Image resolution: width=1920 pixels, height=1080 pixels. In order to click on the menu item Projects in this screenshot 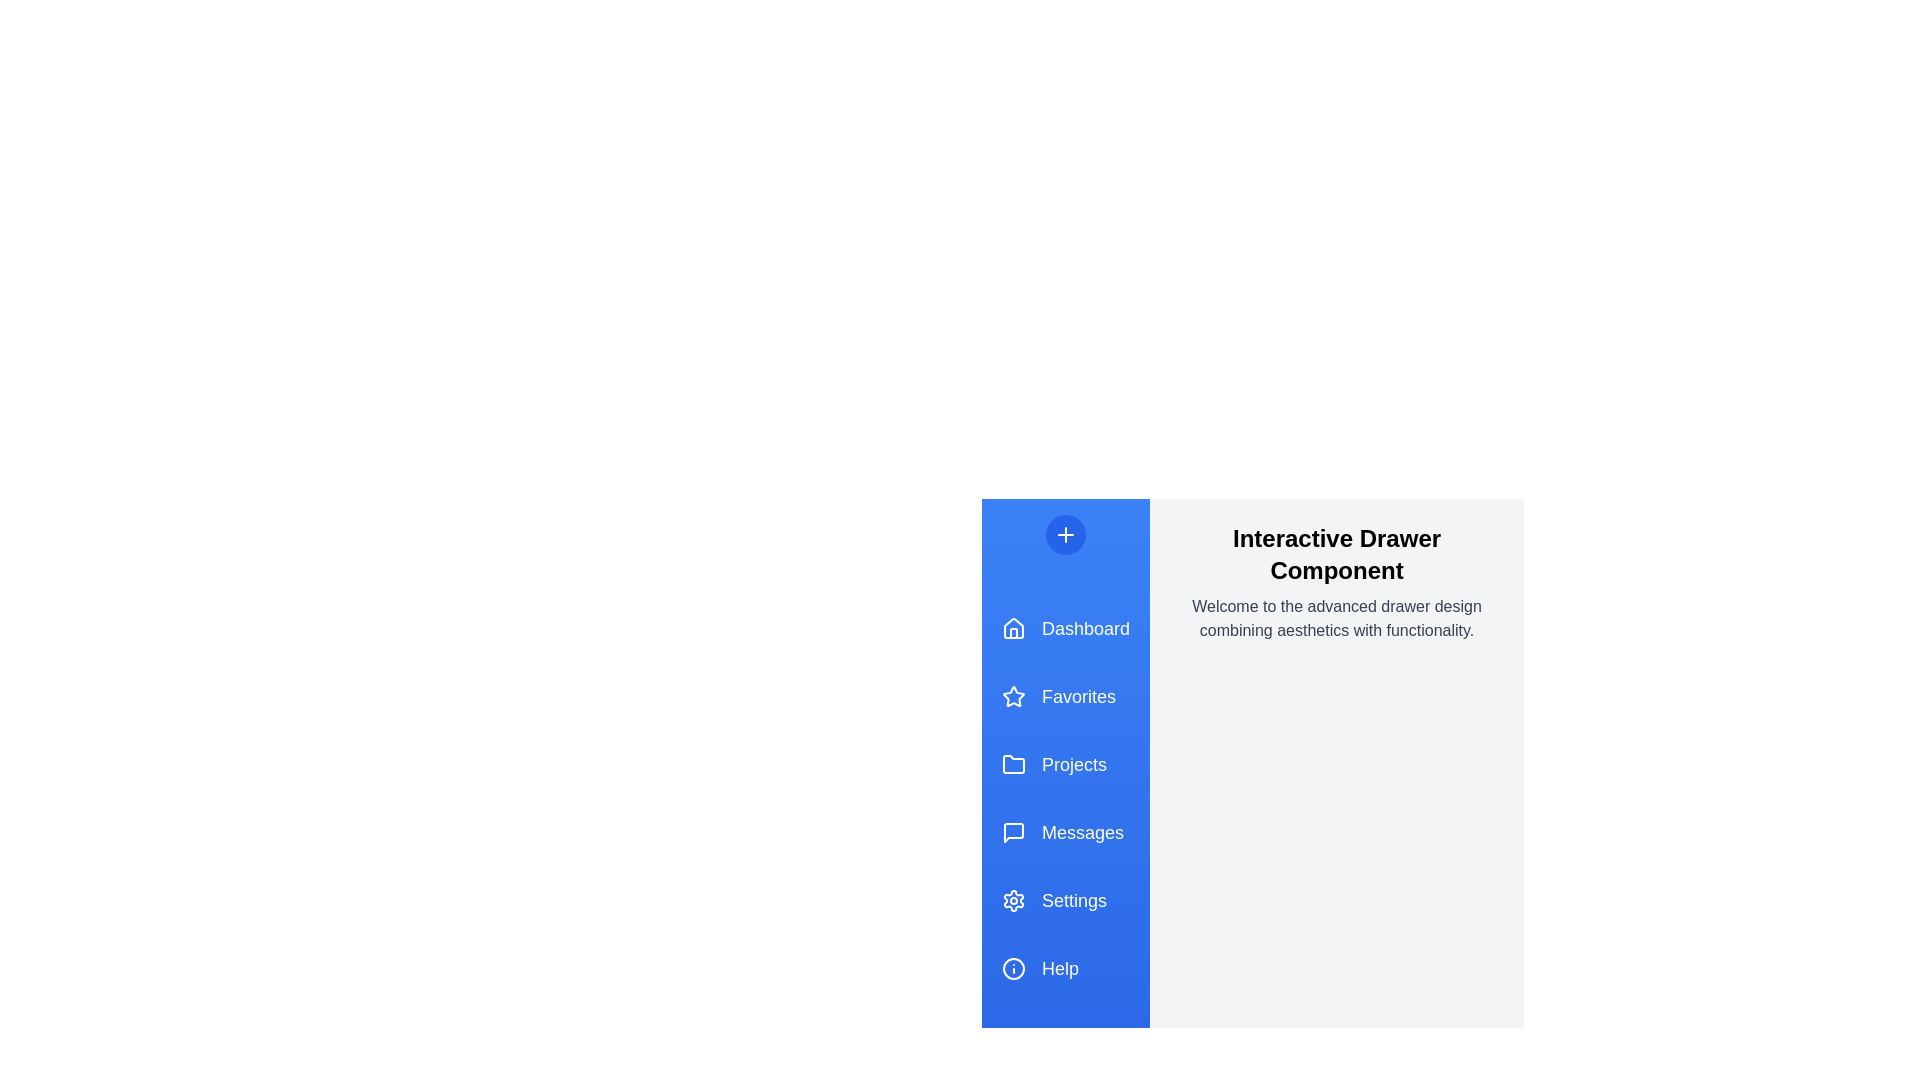, I will do `click(1064, 764)`.